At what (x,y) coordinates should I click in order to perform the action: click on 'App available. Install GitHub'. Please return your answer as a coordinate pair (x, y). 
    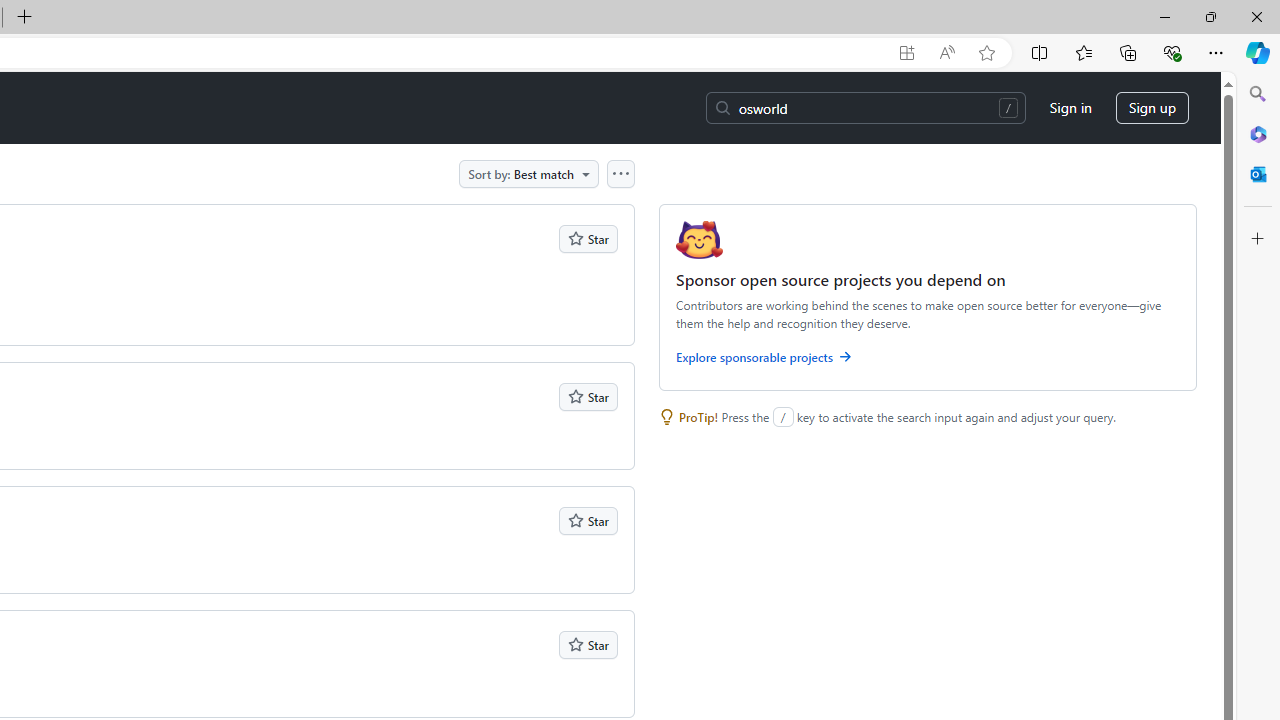
    Looking at the image, I should click on (905, 52).